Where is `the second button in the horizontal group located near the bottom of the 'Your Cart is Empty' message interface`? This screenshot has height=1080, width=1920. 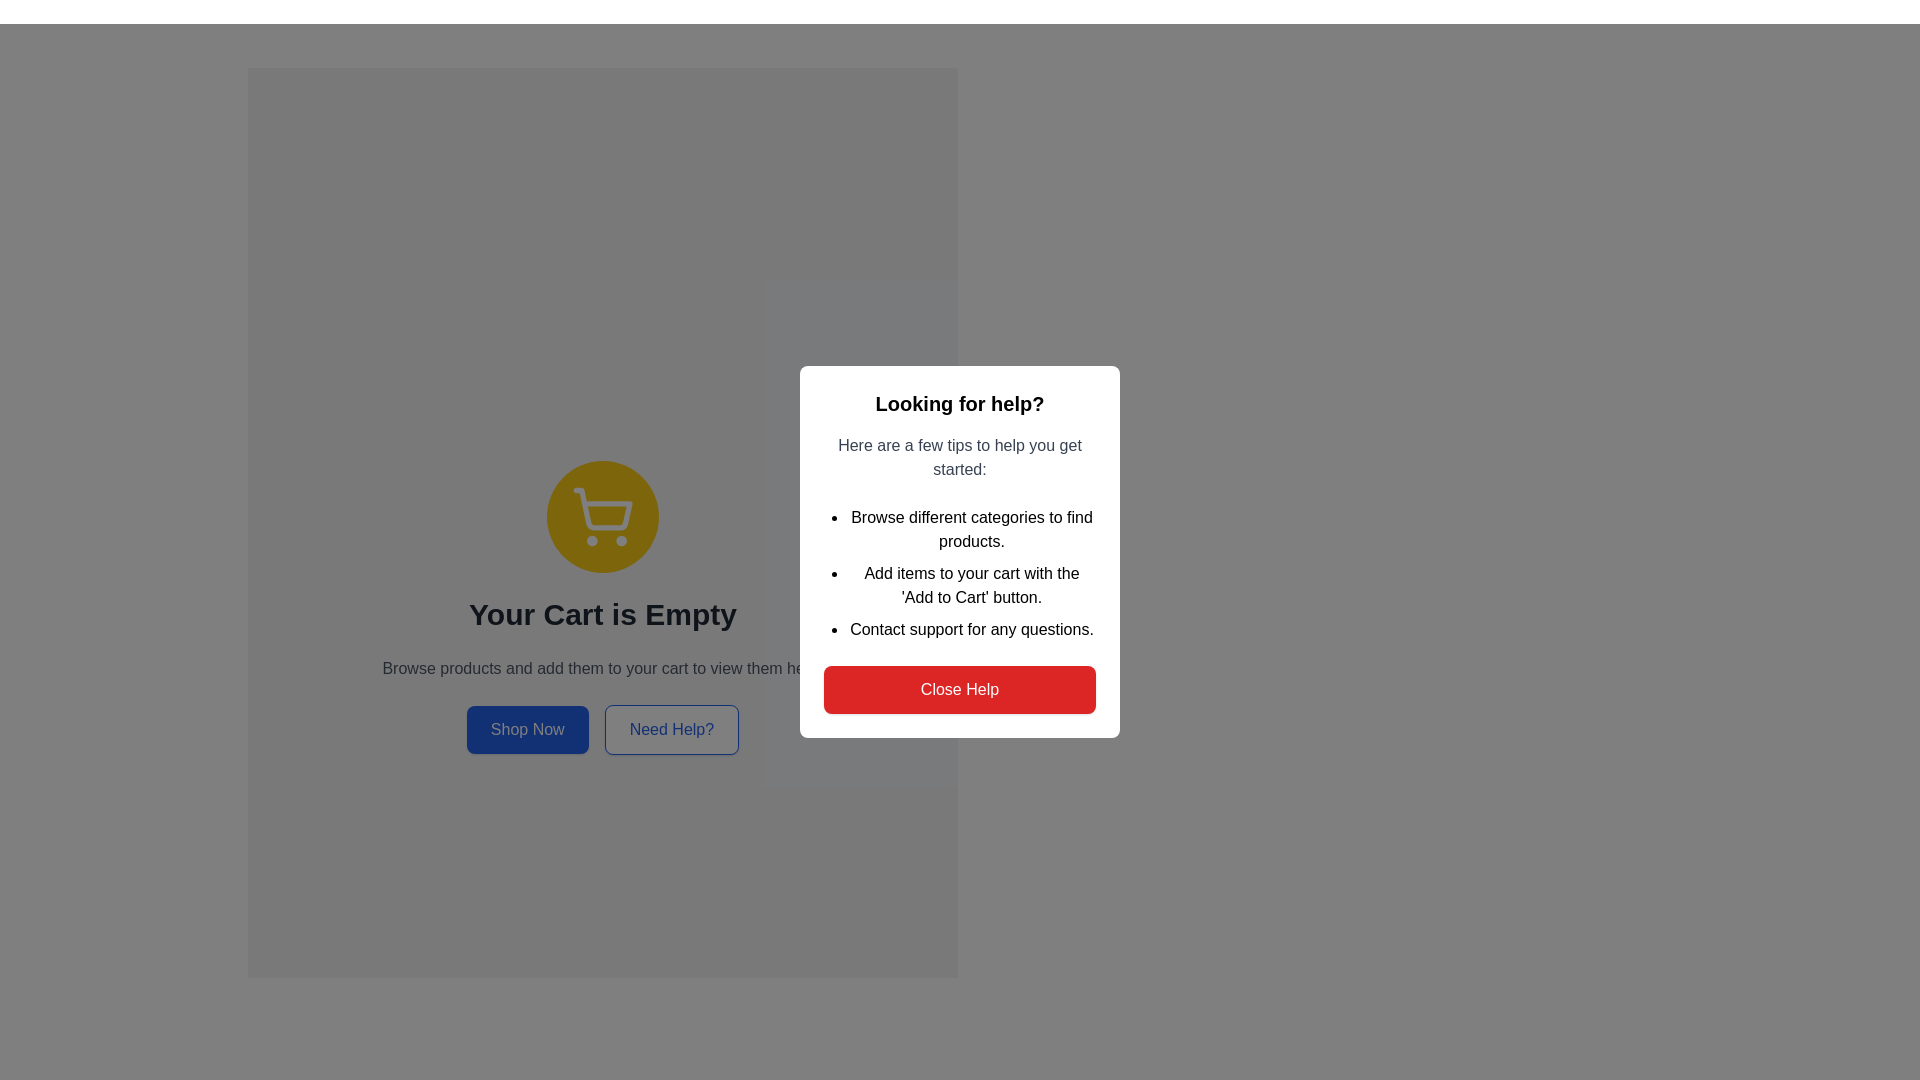
the second button in the horizontal group located near the bottom of the 'Your Cart is Empty' message interface is located at coordinates (672, 729).